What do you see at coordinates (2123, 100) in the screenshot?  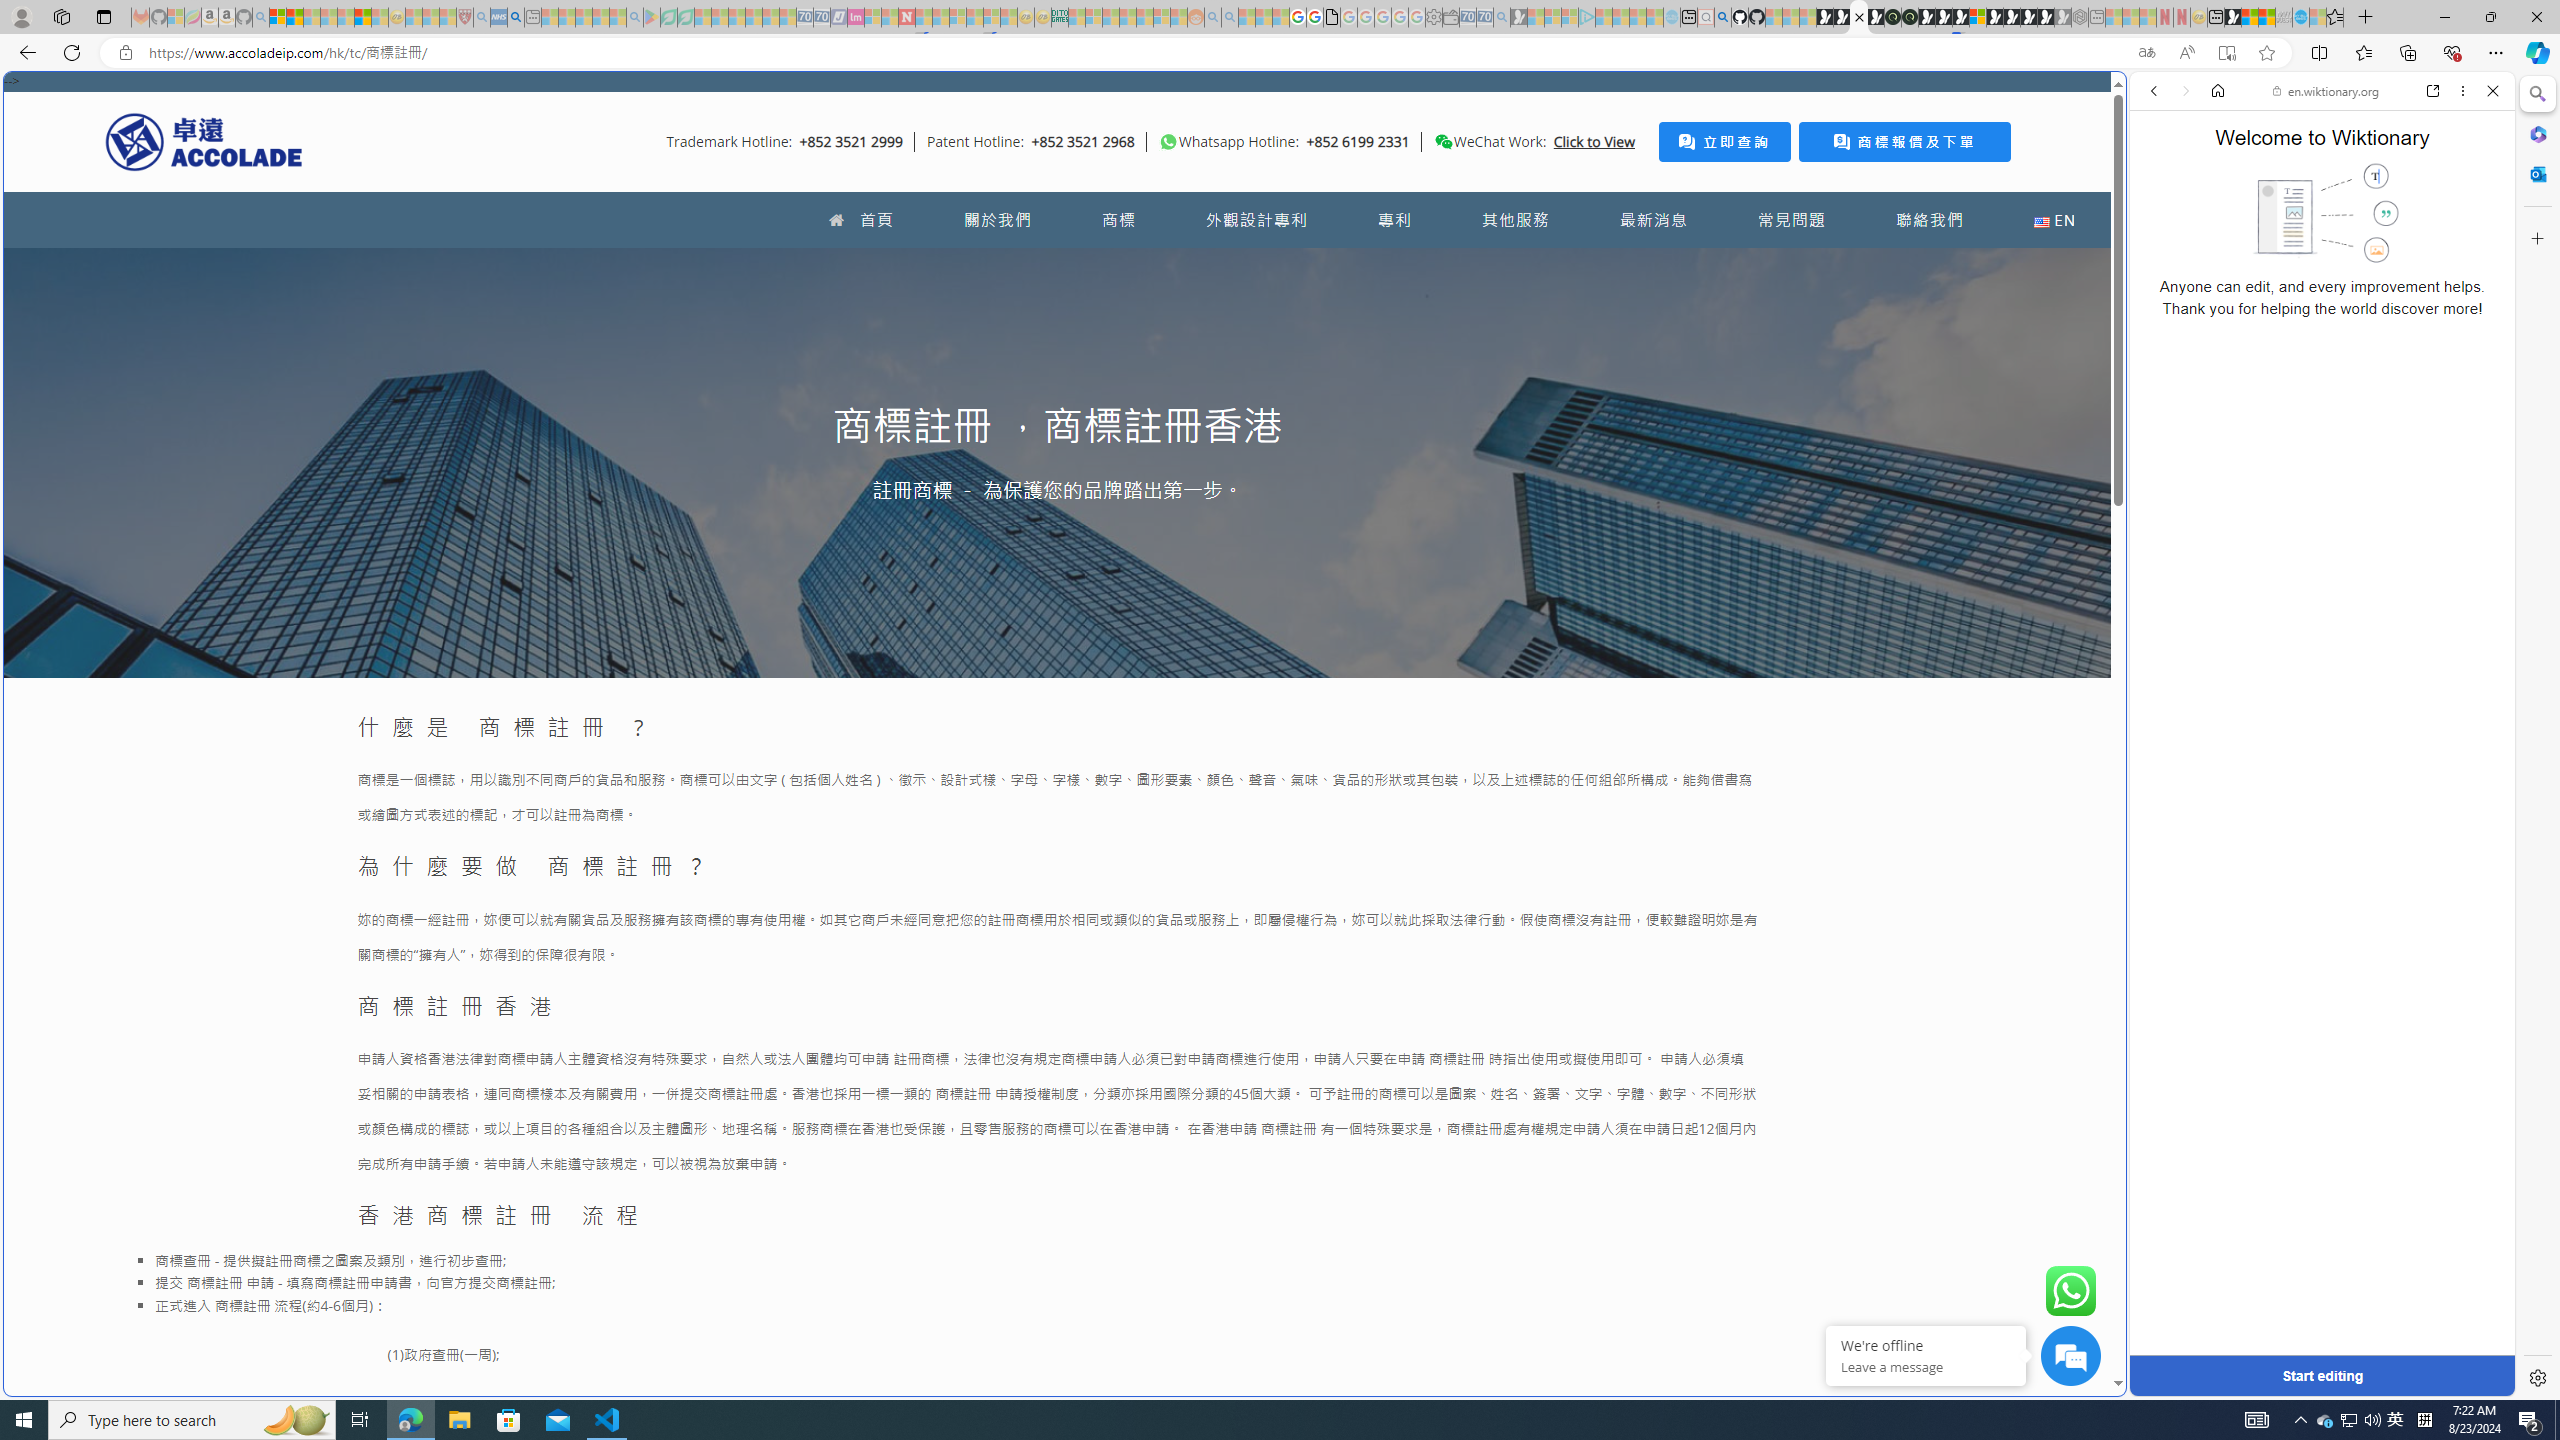 I see `'Close split screen'` at bounding box center [2123, 100].